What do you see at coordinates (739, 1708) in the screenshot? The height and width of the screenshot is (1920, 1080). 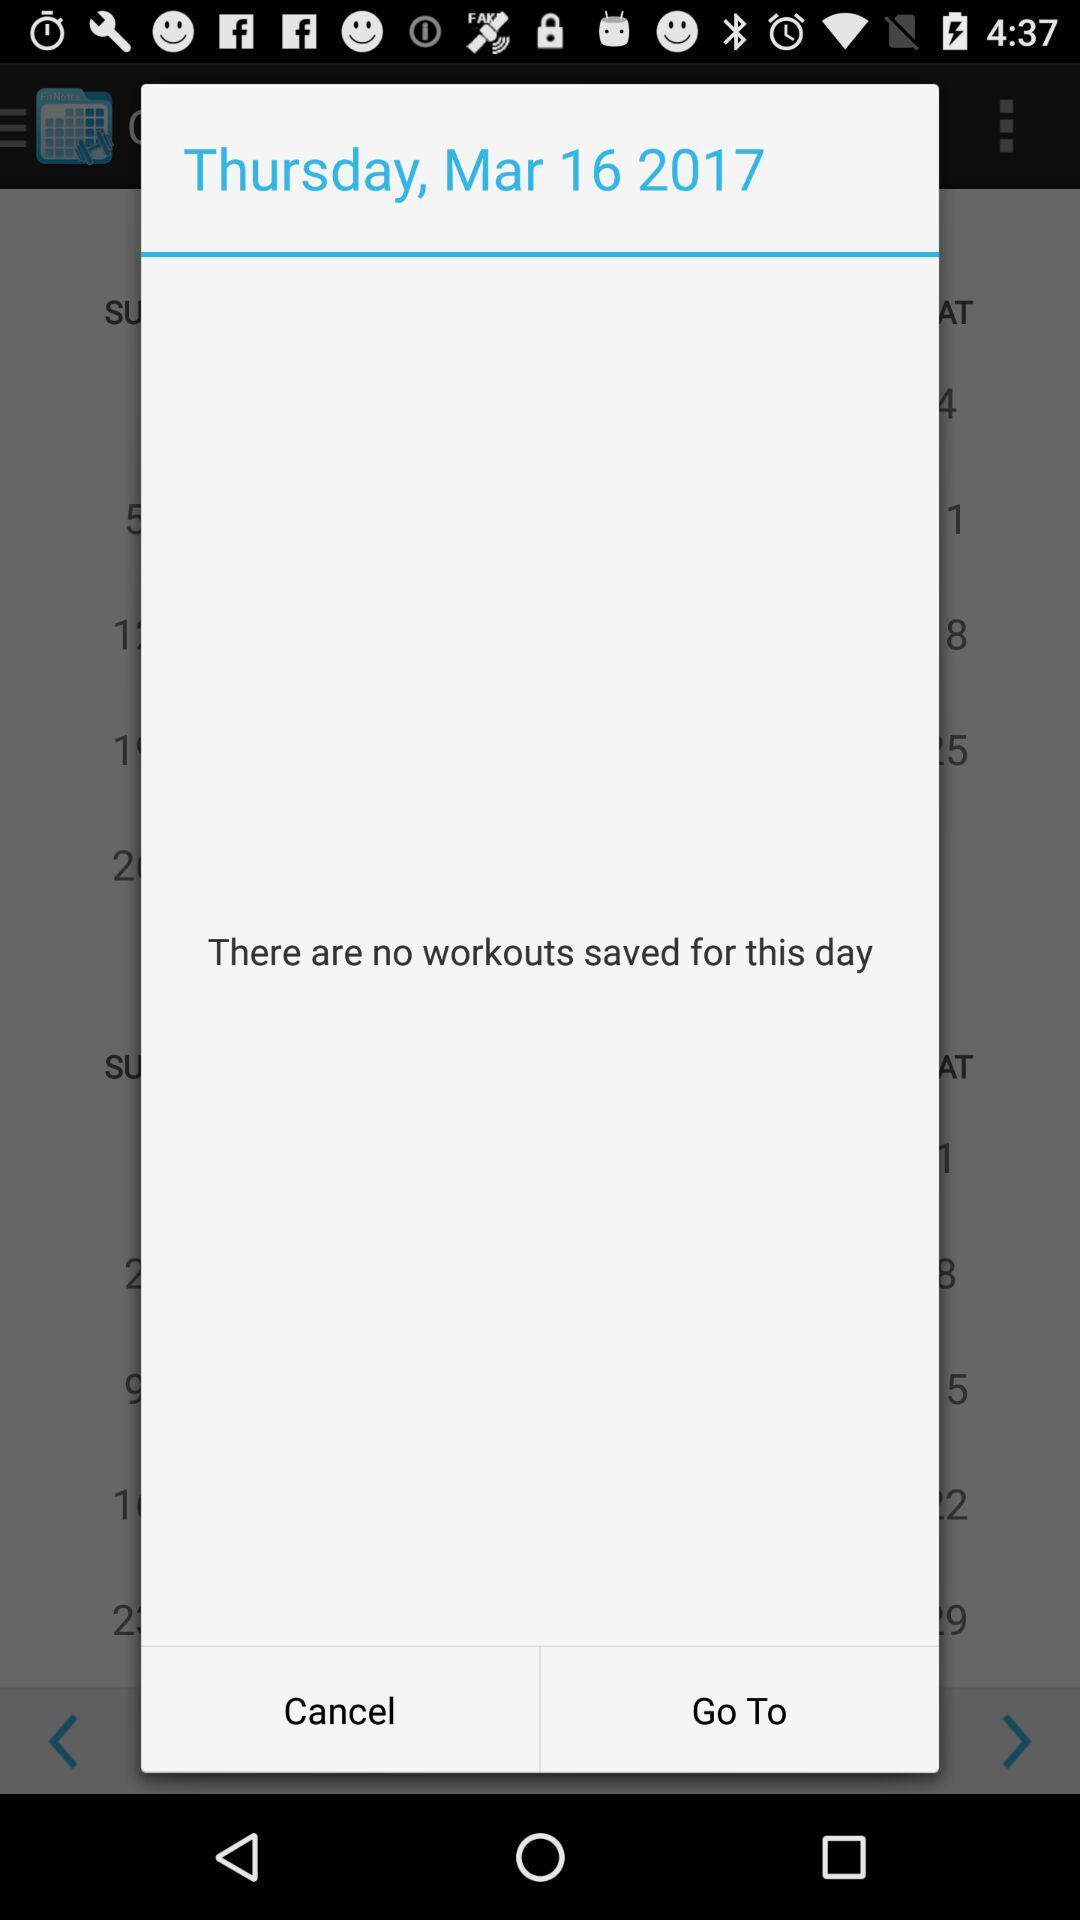 I see `the button to the right of the cancel button` at bounding box center [739, 1708].